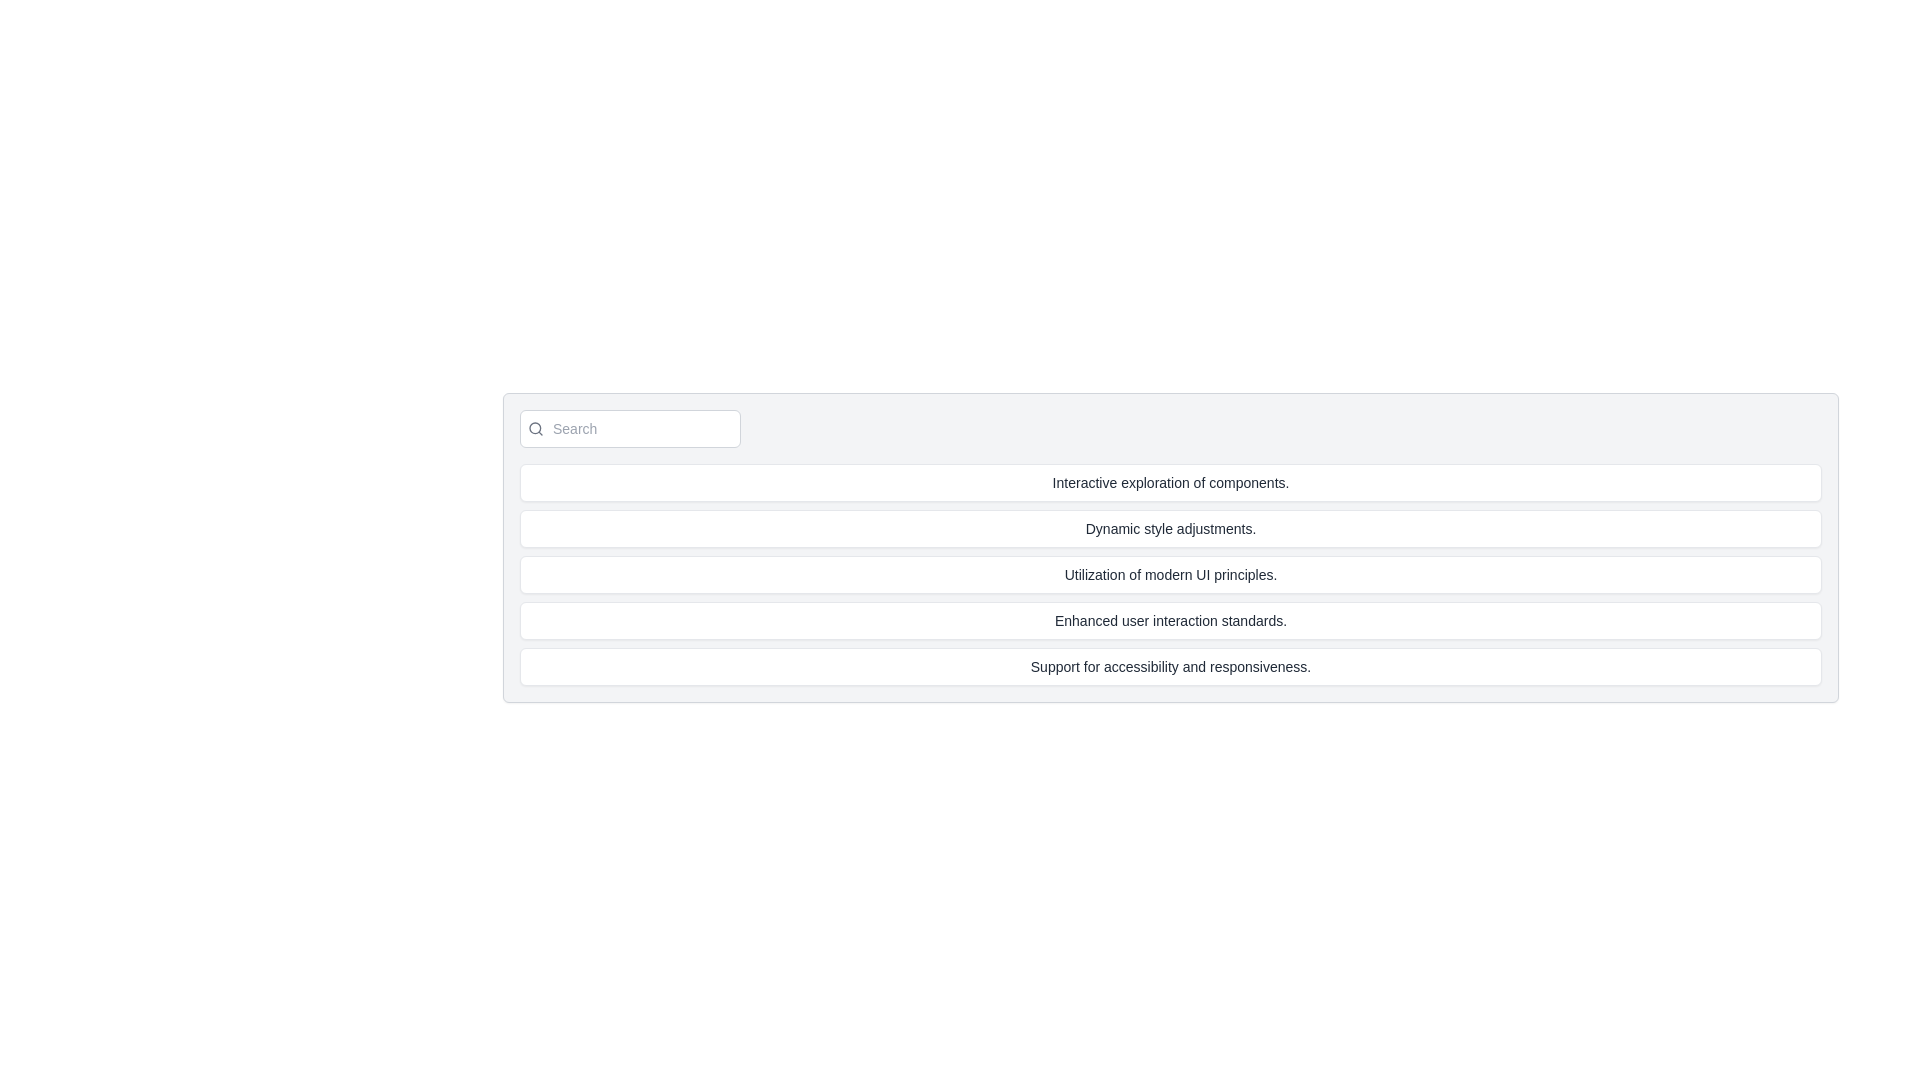 This screenshot has height=1080, width=1920. What do you see at coordinates (1090, 482) in the screenshot?
I see `the 12th character of the word 'Interactive' in the text 'Interactive exploration of components.' located in the first row of a vertically stacked list of text entries` at bounding box center [1090, 482].